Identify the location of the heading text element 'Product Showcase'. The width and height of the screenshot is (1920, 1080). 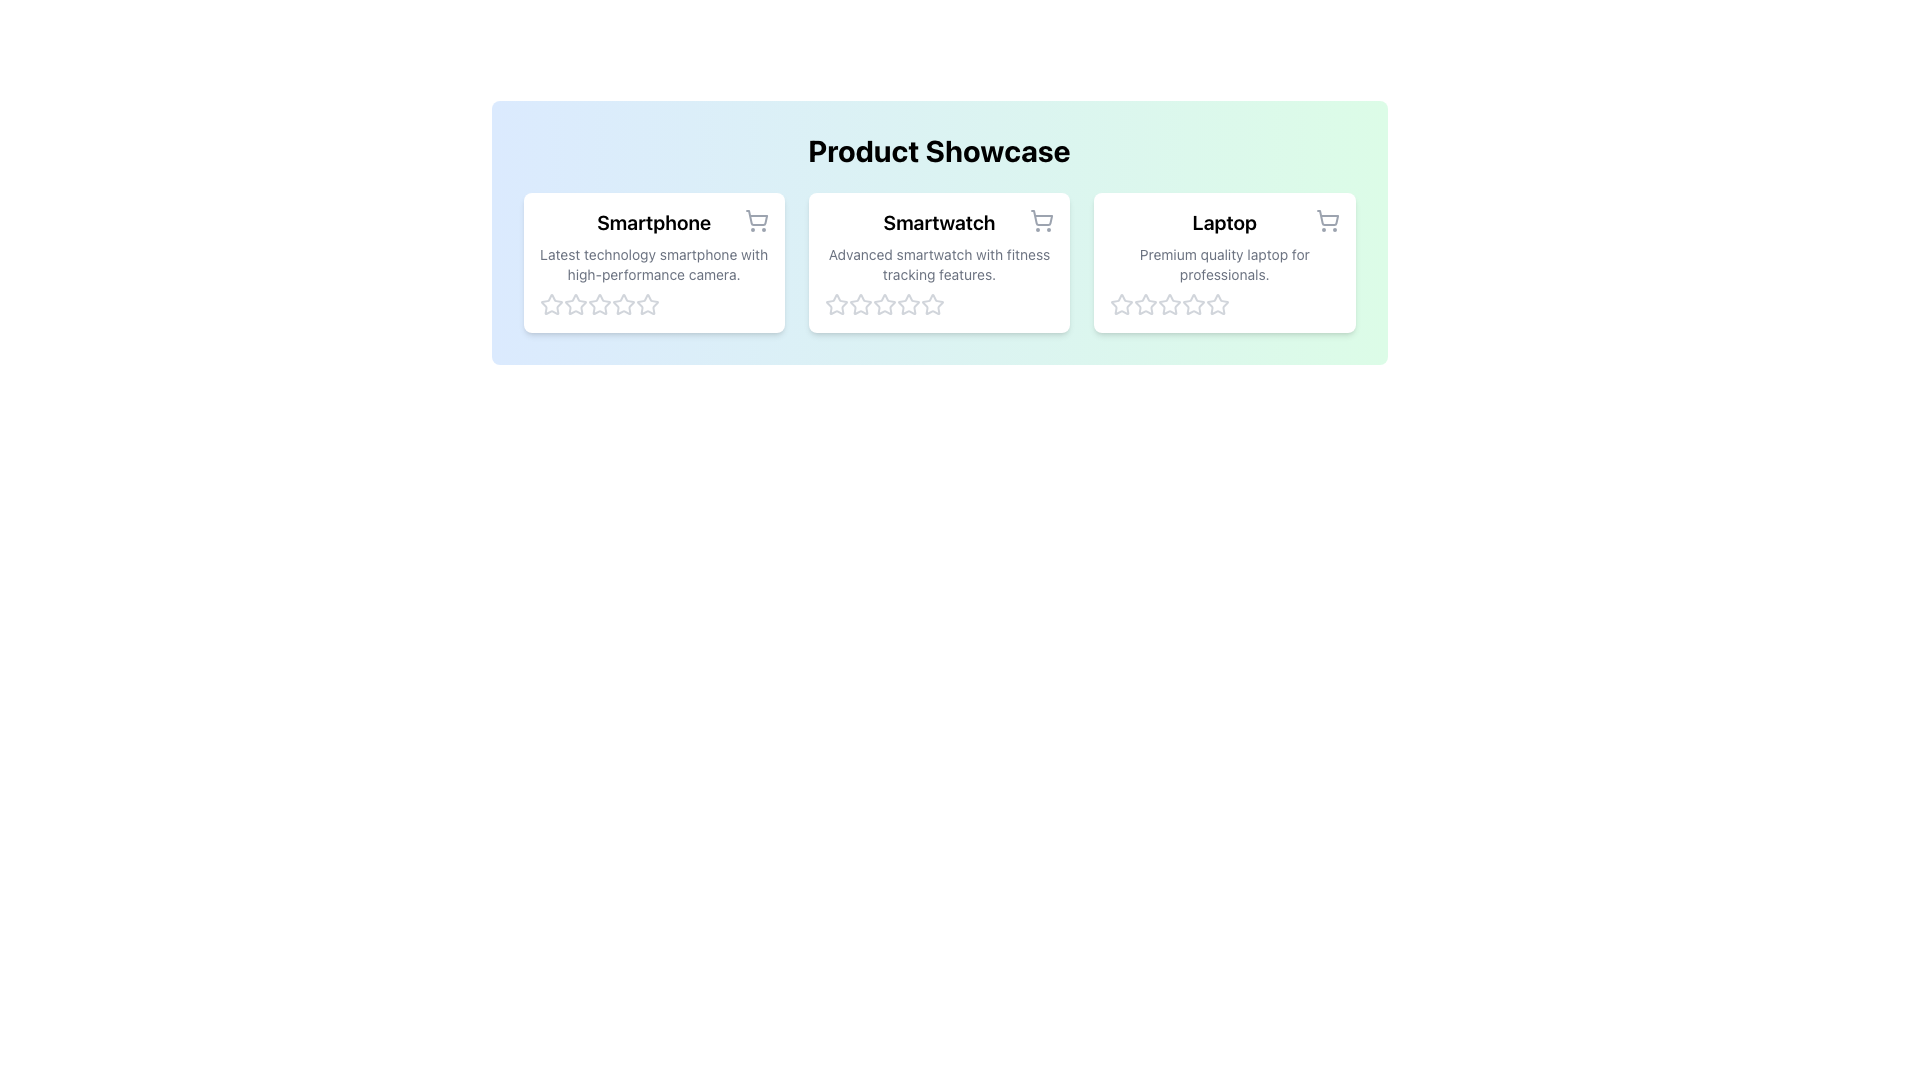
(938, 149).